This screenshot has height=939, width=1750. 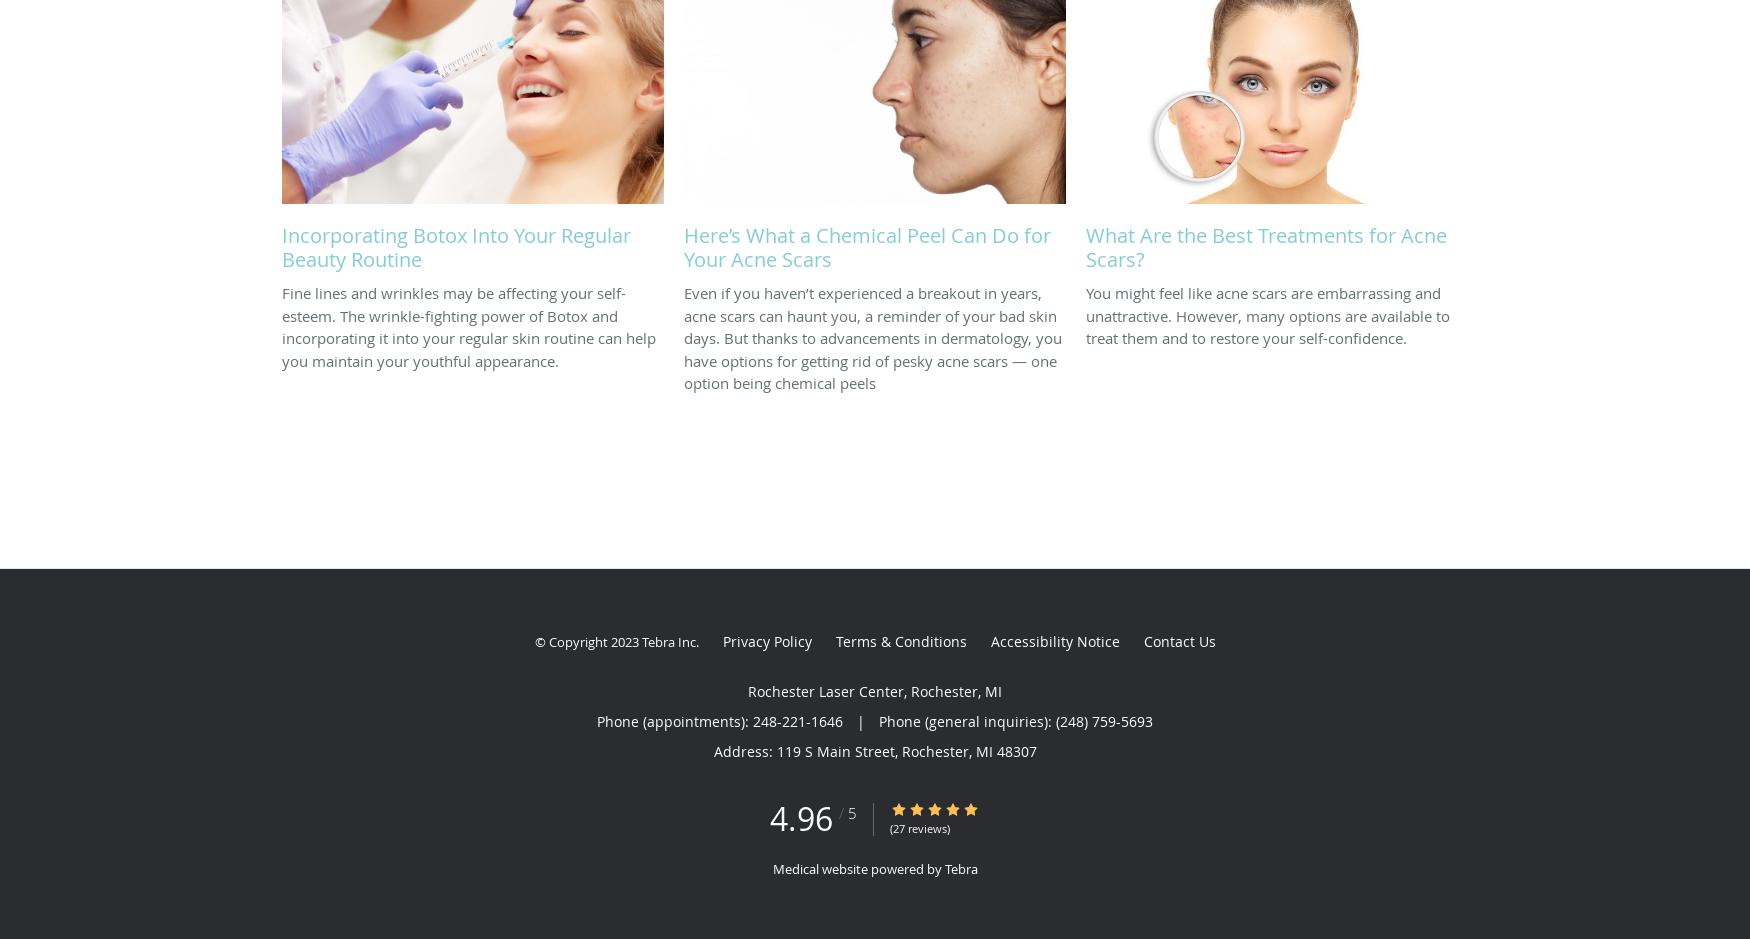 What do you see at coordinates (1177, 640) in the screenshot?
I see `'Contact Us'` at bounding box center [1177, 640].